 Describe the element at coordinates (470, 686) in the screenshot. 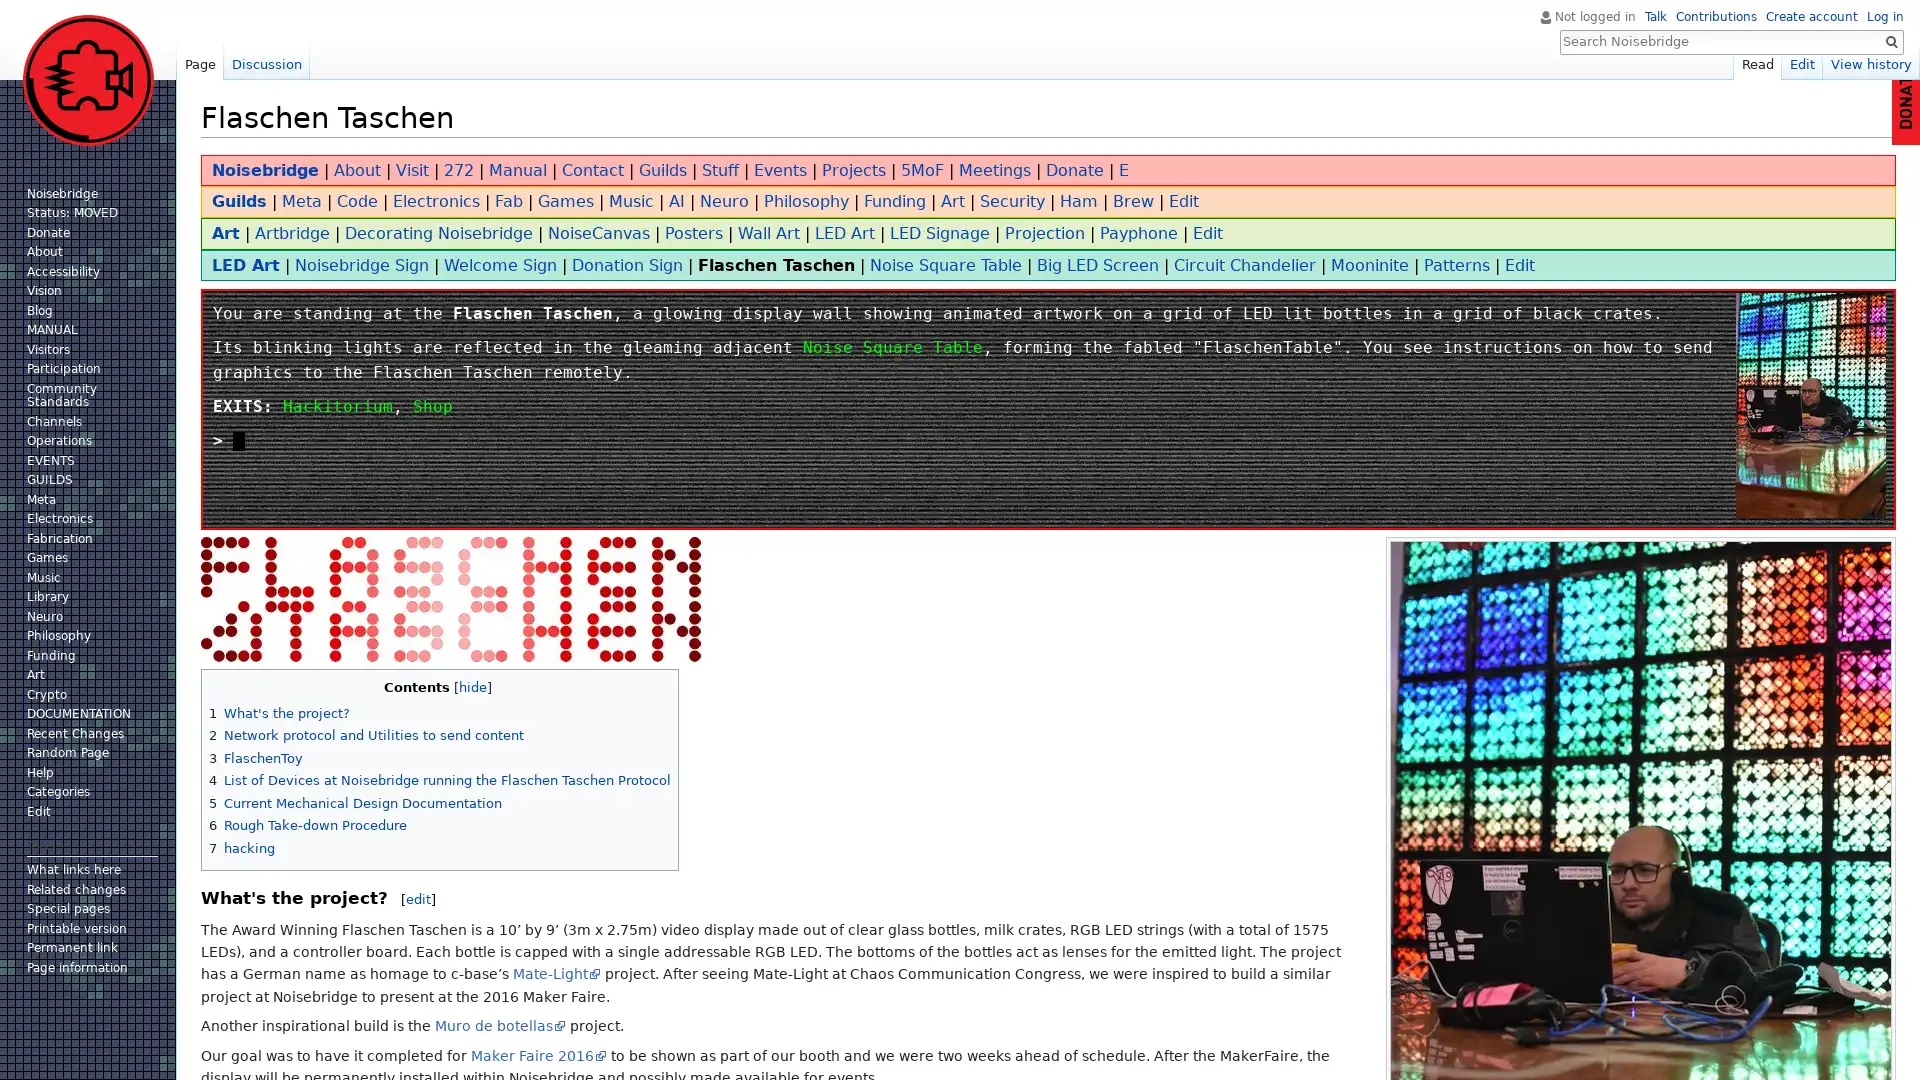

I see `hide` at that location.